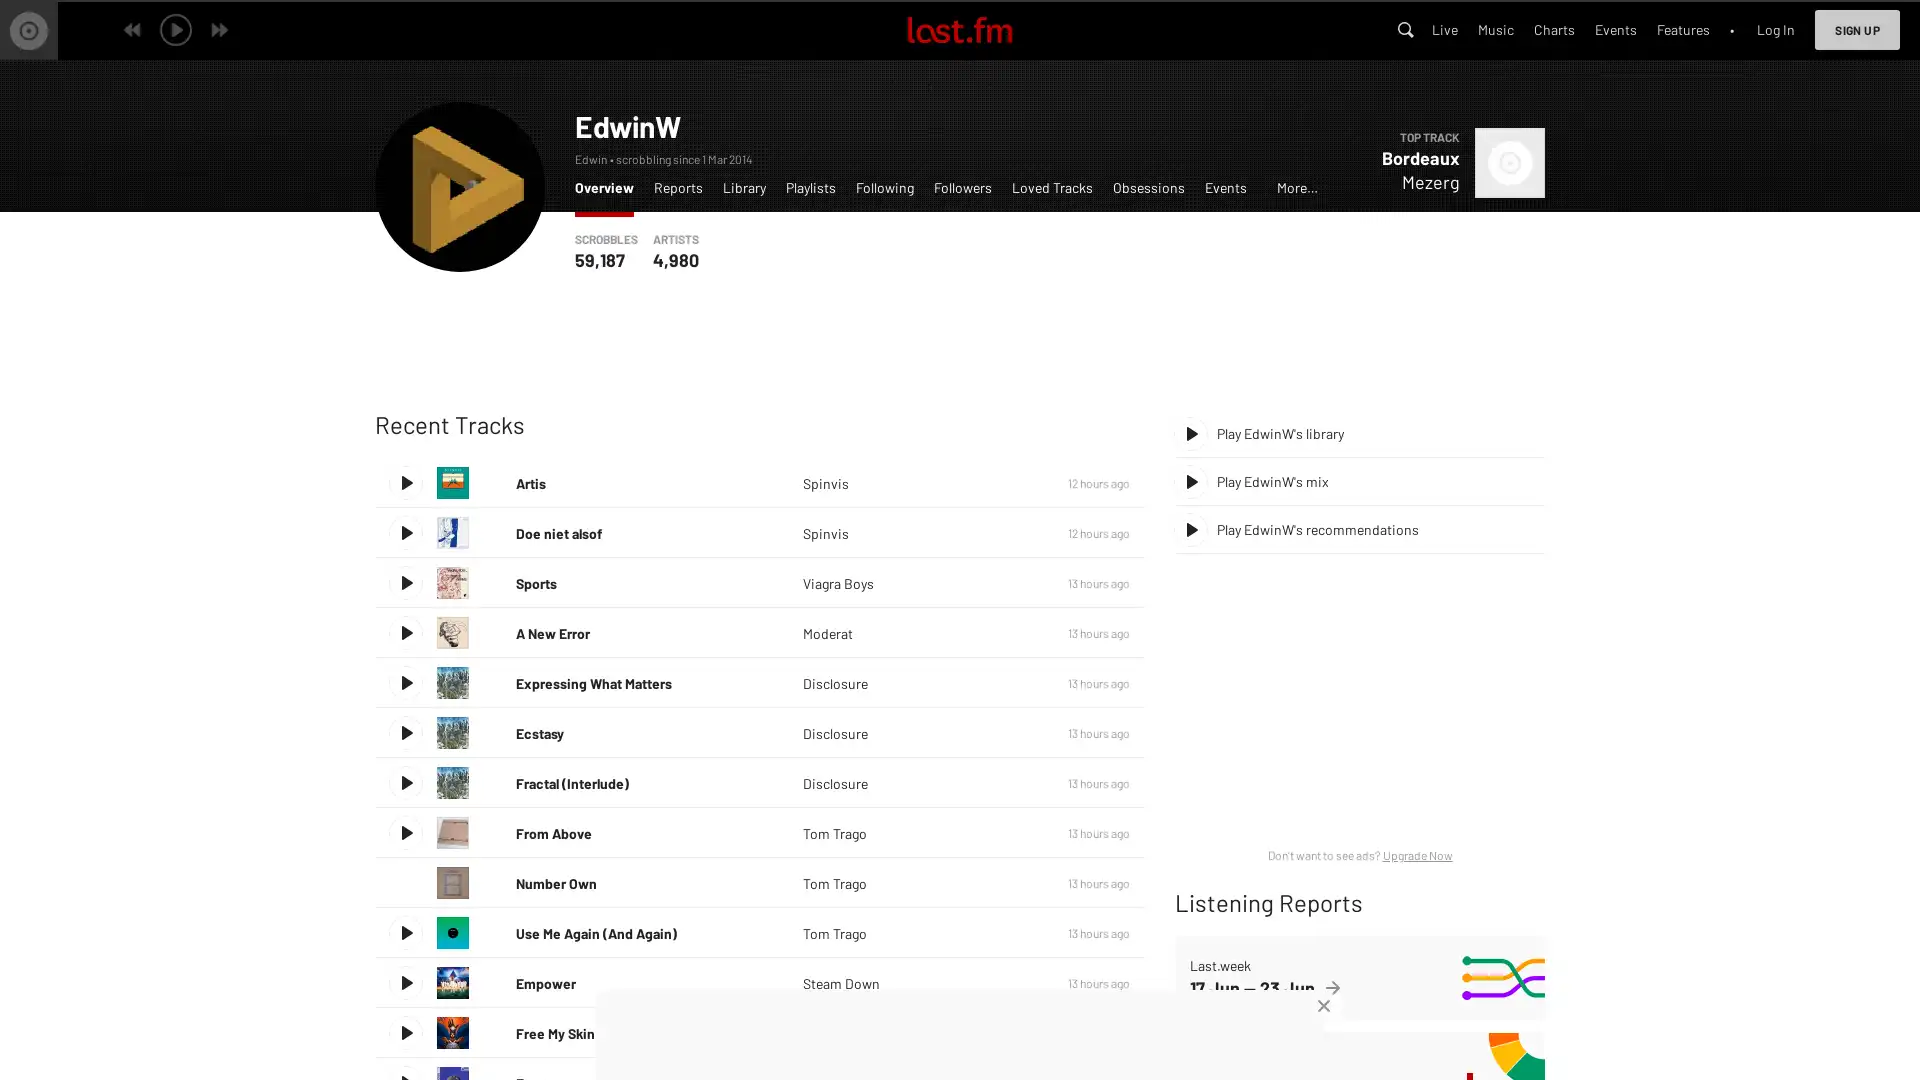 The width and height of the screenshot is (1920, 1080). I want to click on More, so click(1008, 833).